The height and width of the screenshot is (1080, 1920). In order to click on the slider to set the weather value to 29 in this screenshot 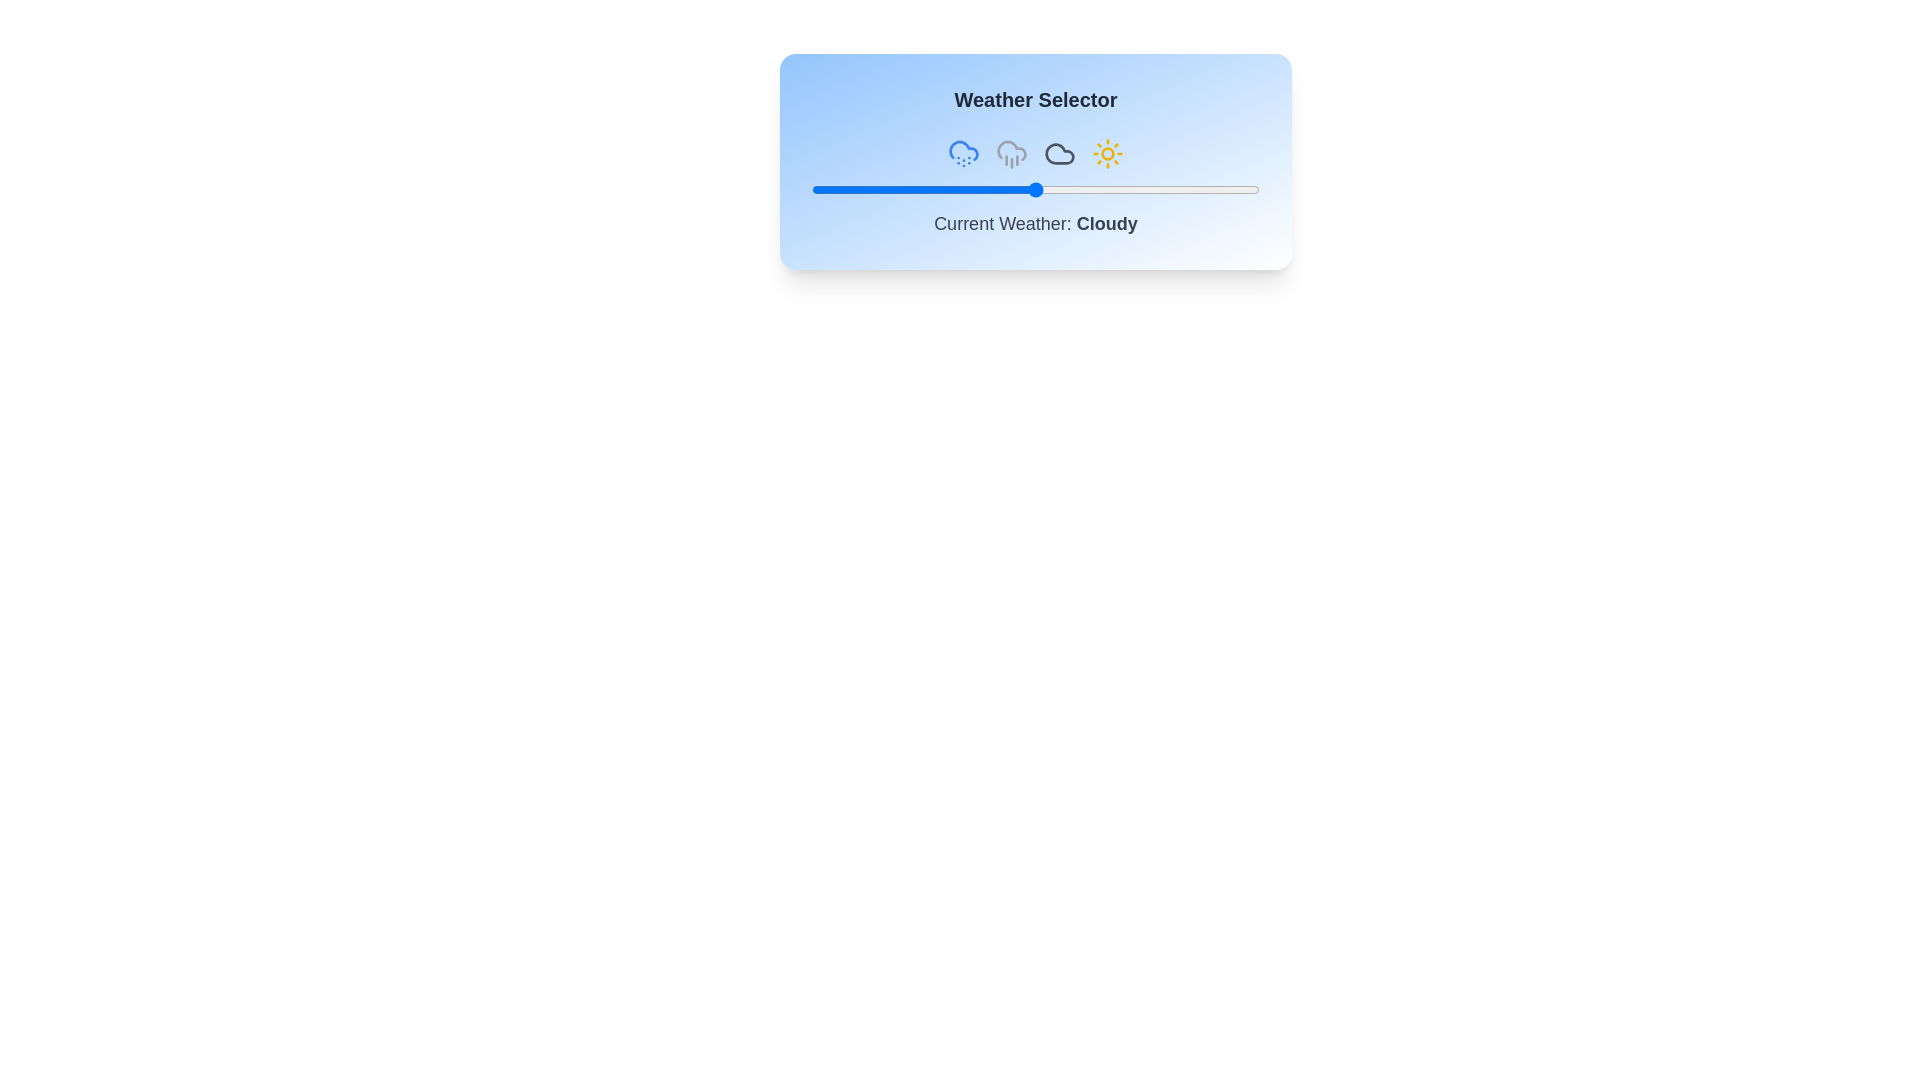, I will do `click(940, 189)`.